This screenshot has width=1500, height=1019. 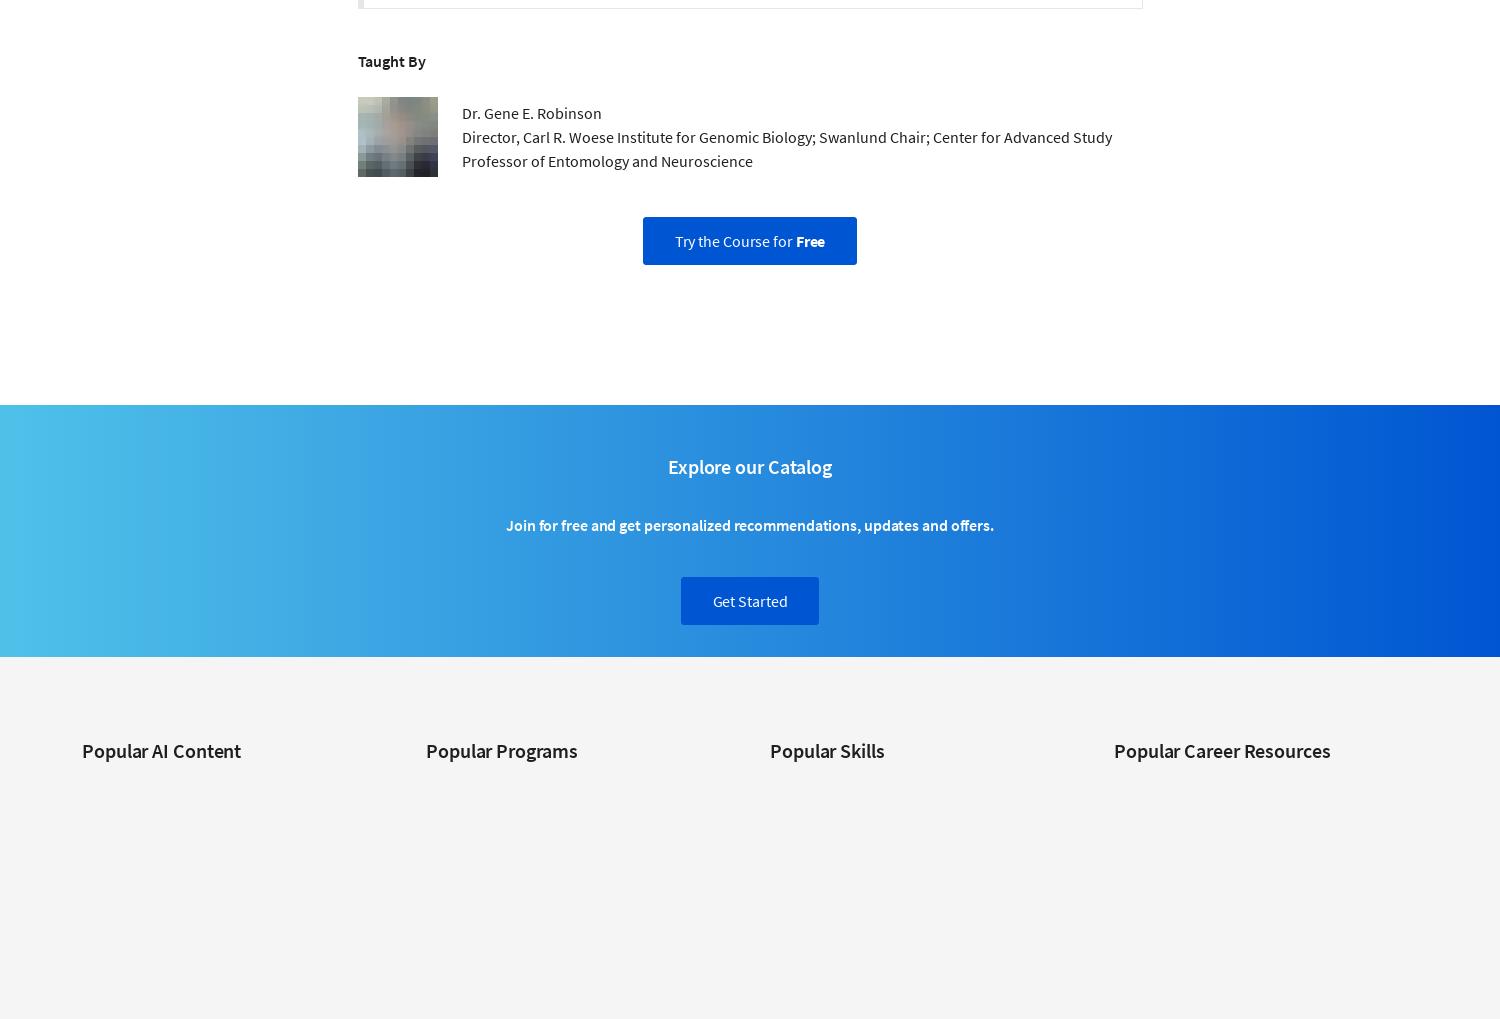 I want to click on 'Director, Carl R. Woese Institute for Genomic Biology; Swanlund Chair; Center for Advanced Study Professor of Entomology and Neuroscience', so click(x=786, y=148).